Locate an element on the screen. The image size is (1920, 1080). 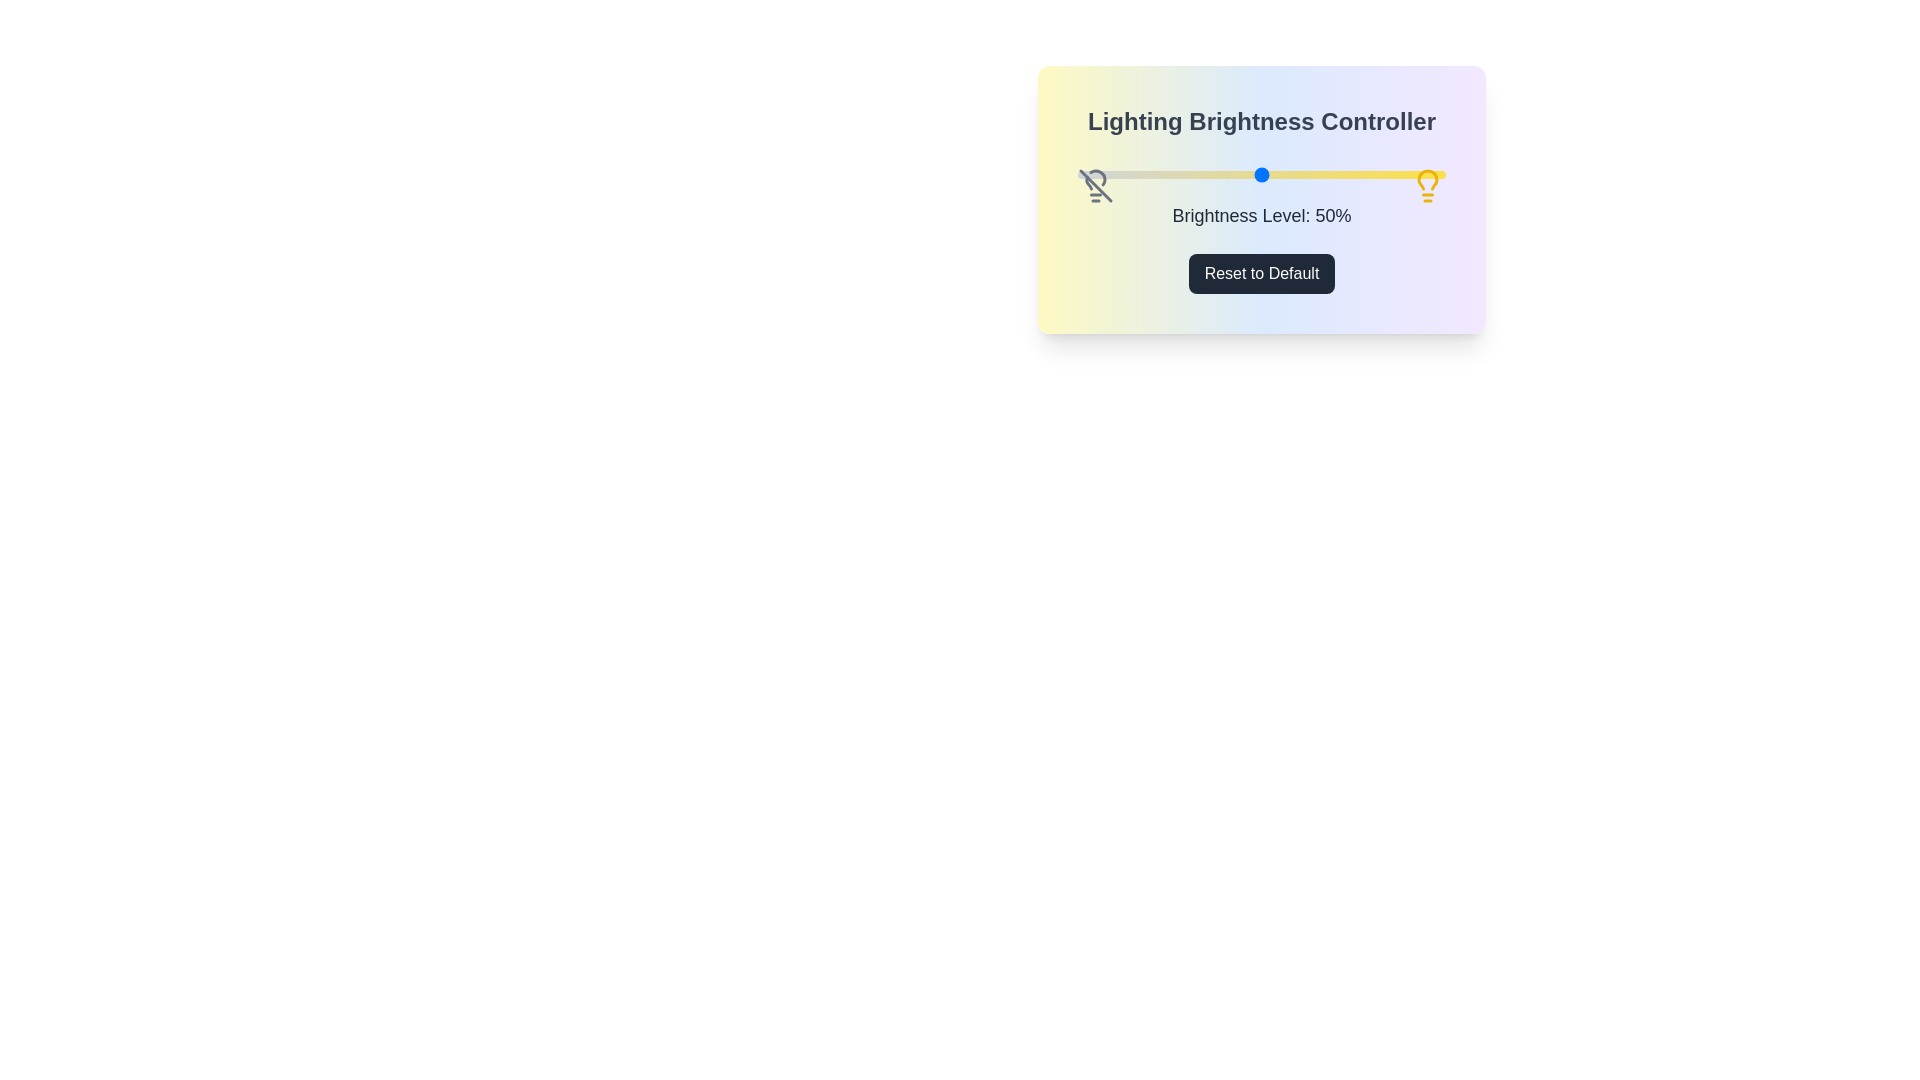
the 'Reset to Default' button to reset the brightness level to 50% is located at coordinates (1261, 273).